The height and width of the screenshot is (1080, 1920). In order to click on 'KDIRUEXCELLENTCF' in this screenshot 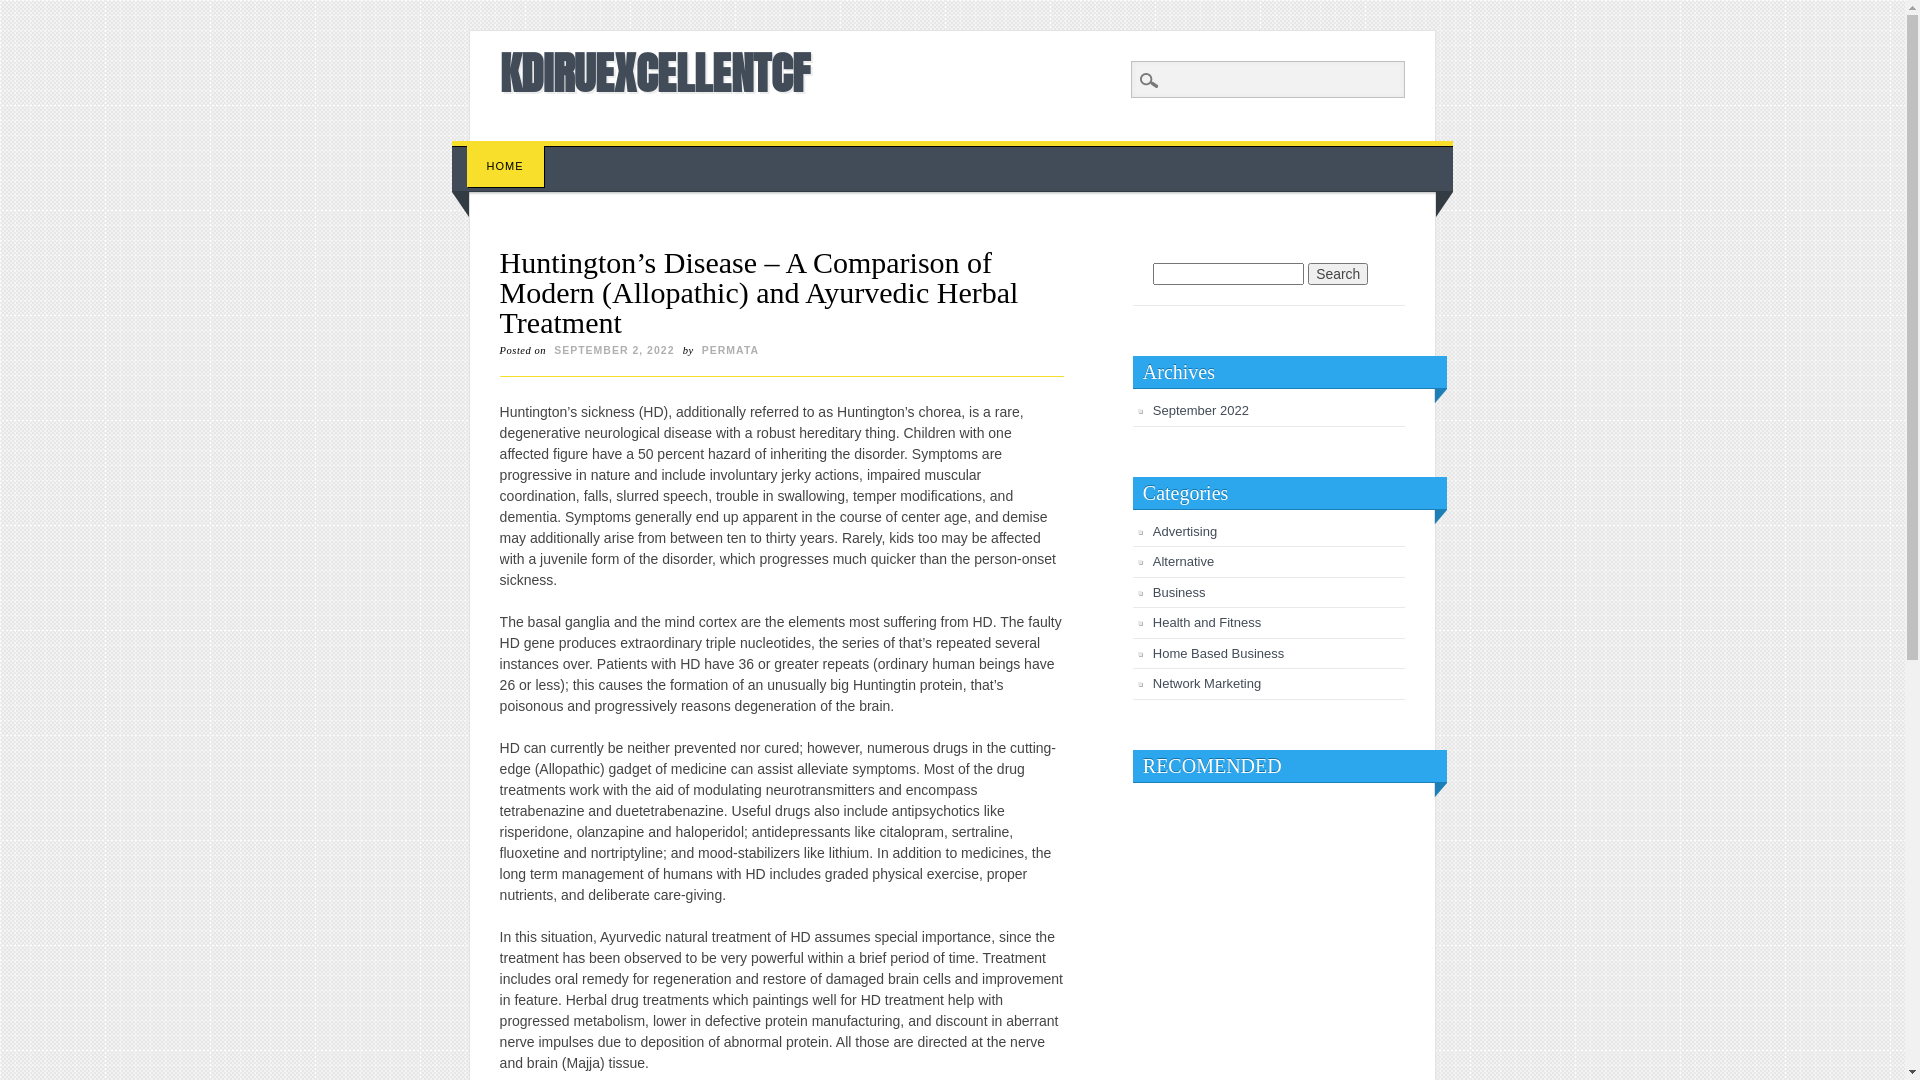, I will do `click(654, 72)`.